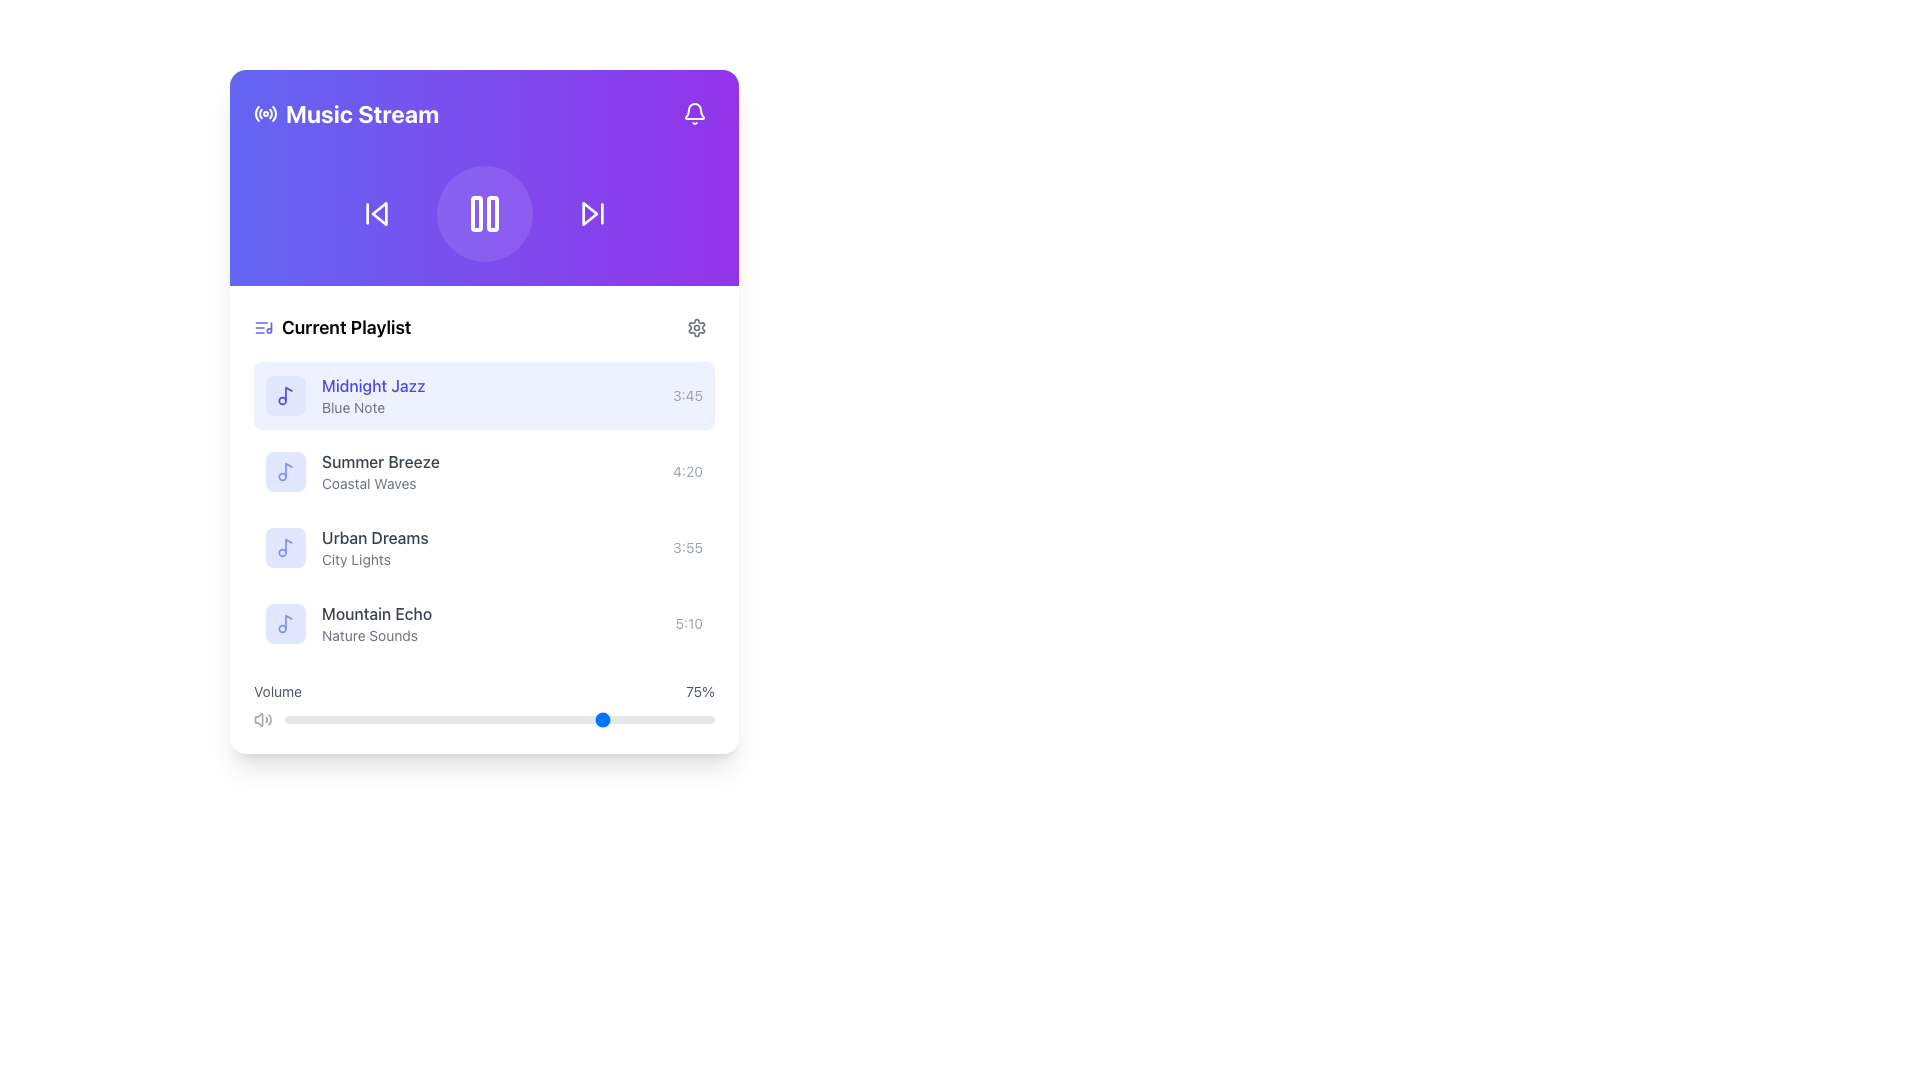 The image size is (1920, 1080). Describe the element at coordinates (256, 114) in the screenshot. I see `the leftmost arc of the radio icon that visually represents radio functionality, located next to the 'Music Stream' title` at that location.